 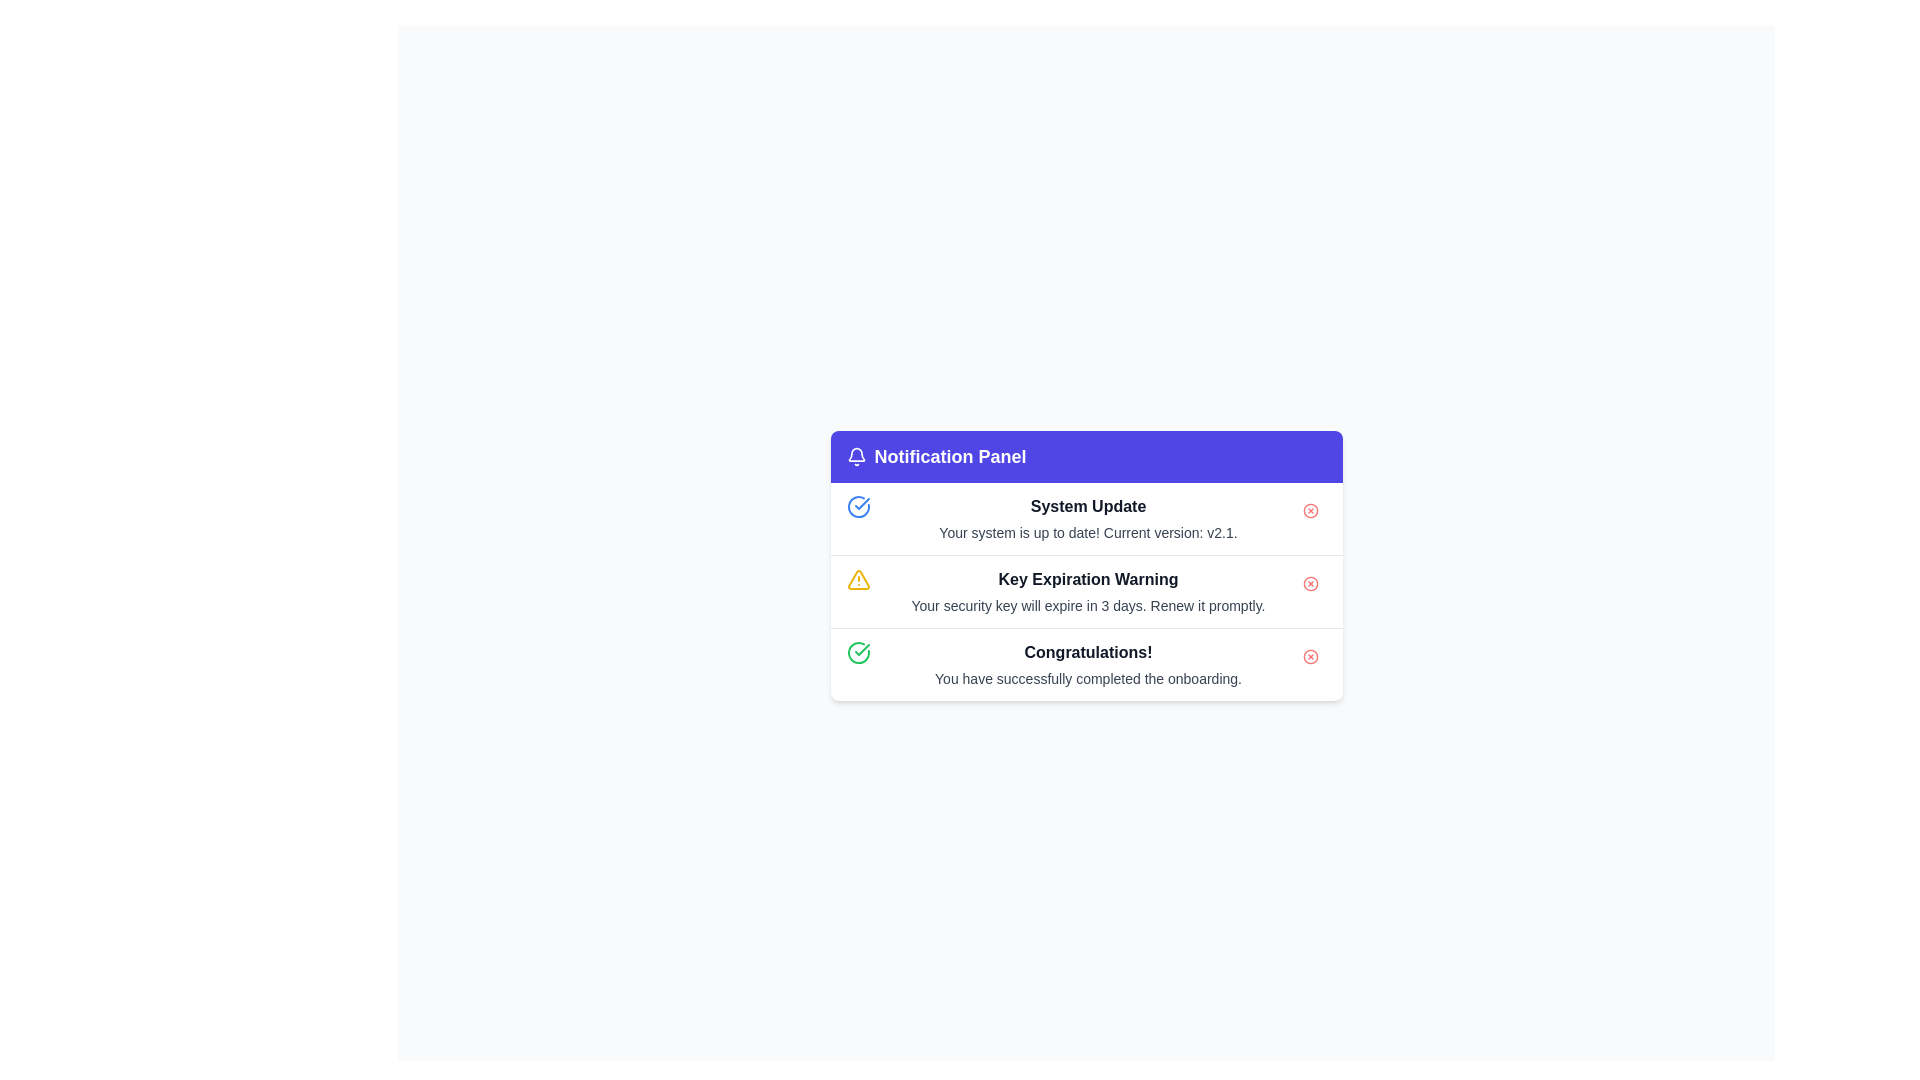 I want to click on the close button located on the right side of the middle row of the notification panel, next to the 'Key Expiration Warning' text, so click(x=1310, y=583).